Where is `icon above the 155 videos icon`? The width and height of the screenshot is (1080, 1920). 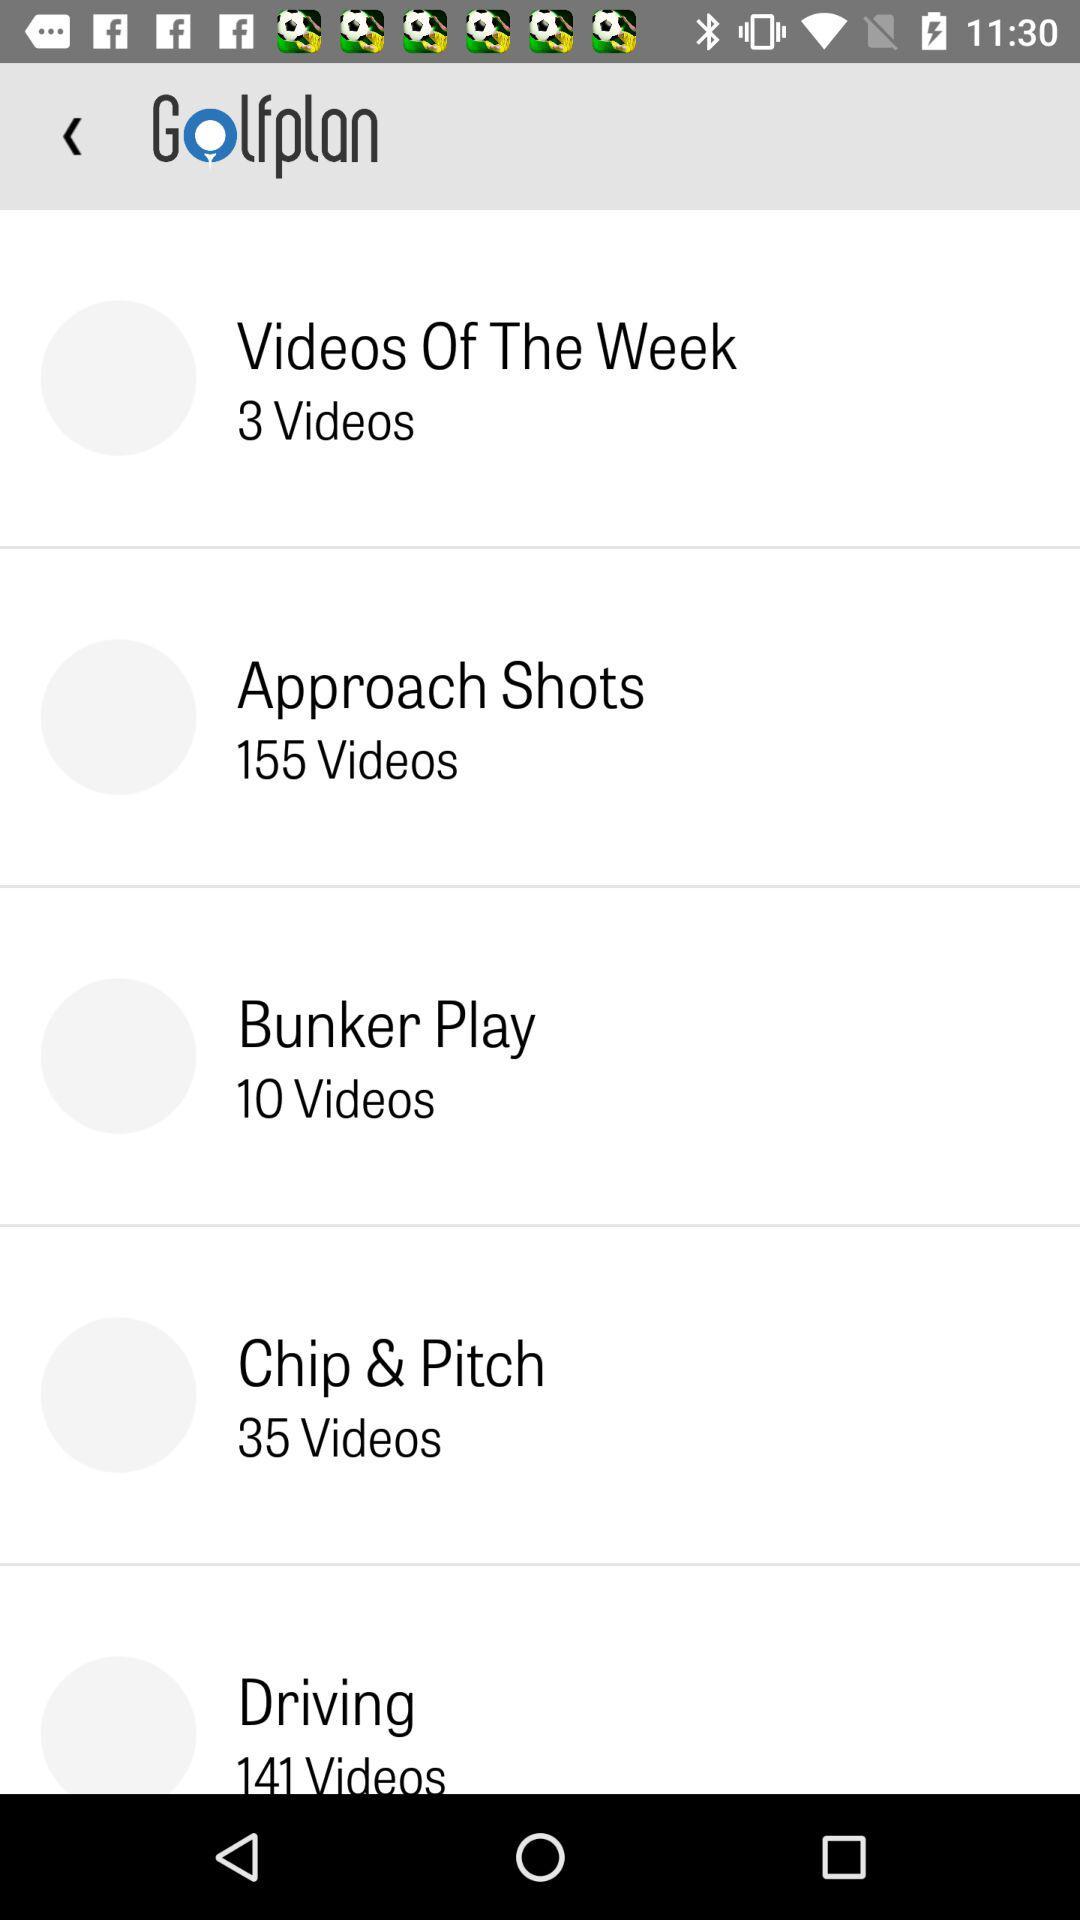
icon above the 155 videos icon is located at coordinates (440, 682).